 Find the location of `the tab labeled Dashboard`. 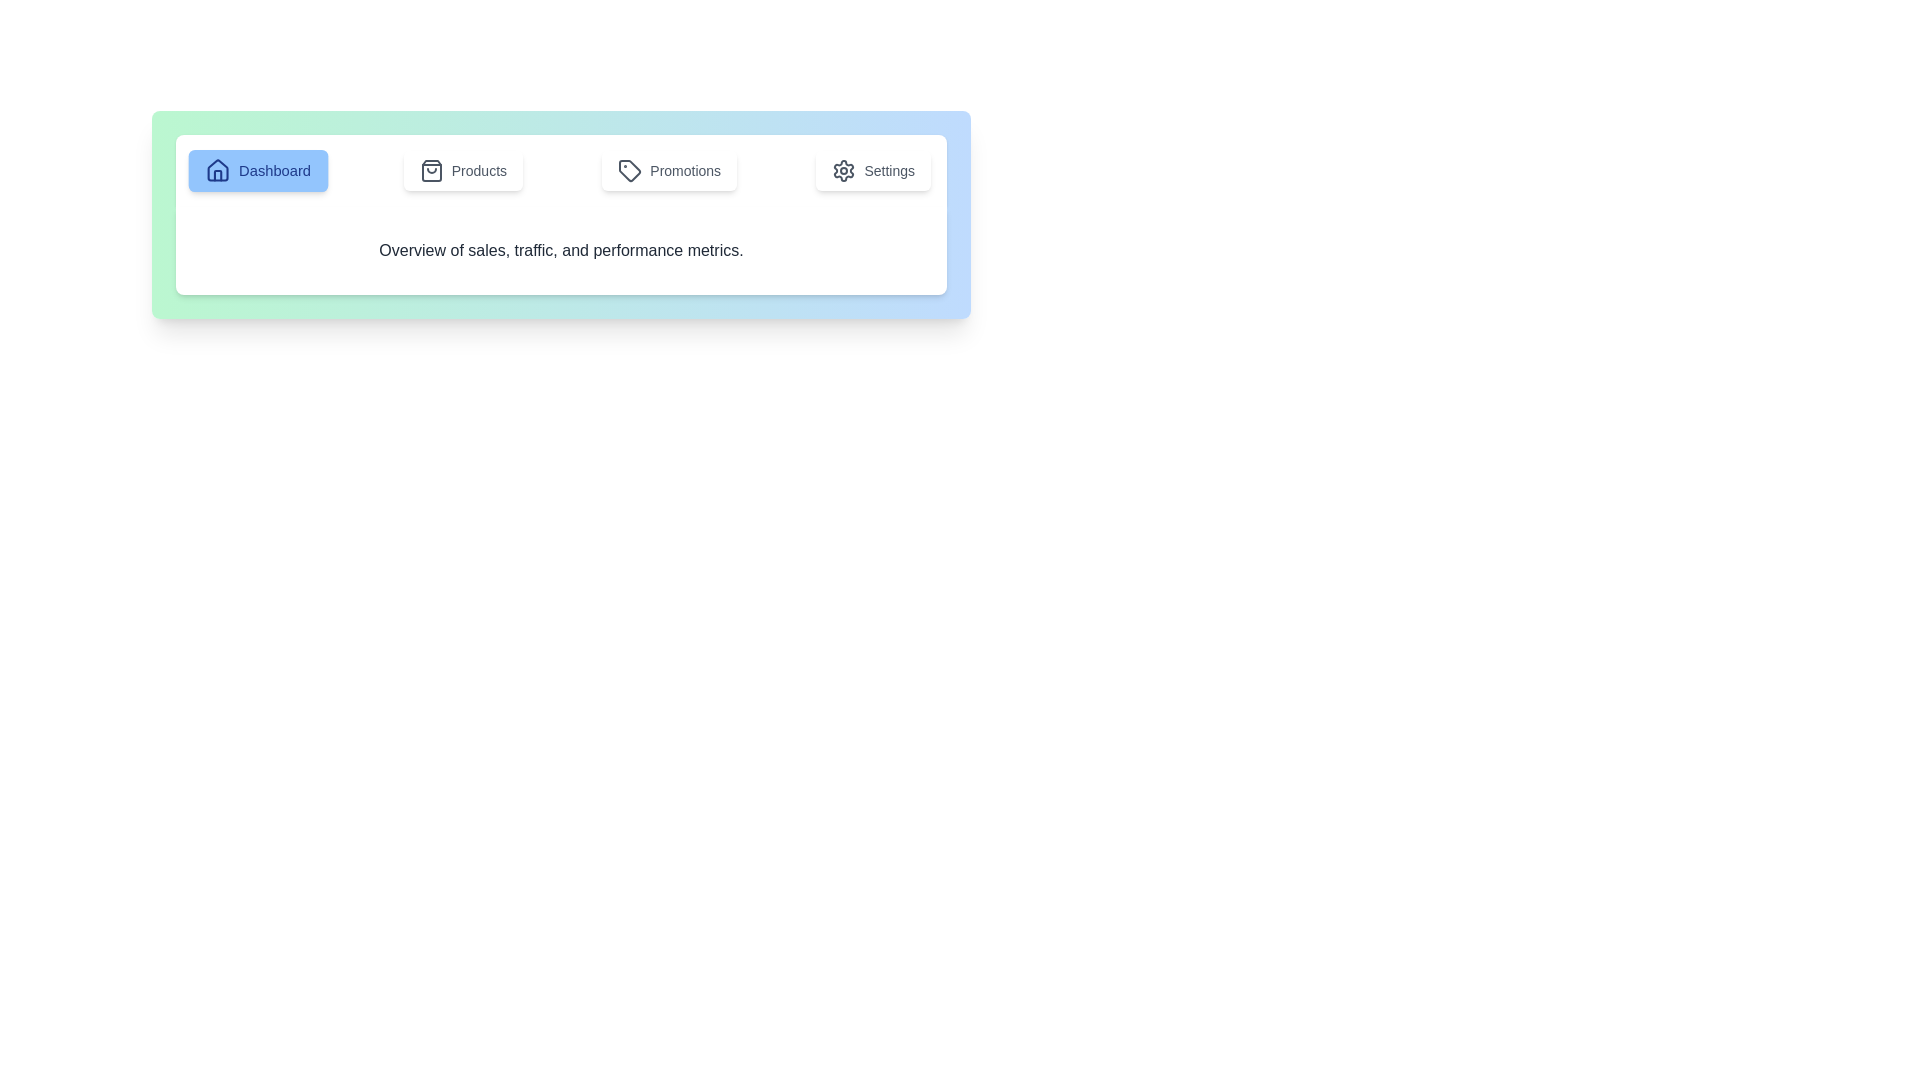

the tab labeled Dashboard is located at coordinates (257, 169).